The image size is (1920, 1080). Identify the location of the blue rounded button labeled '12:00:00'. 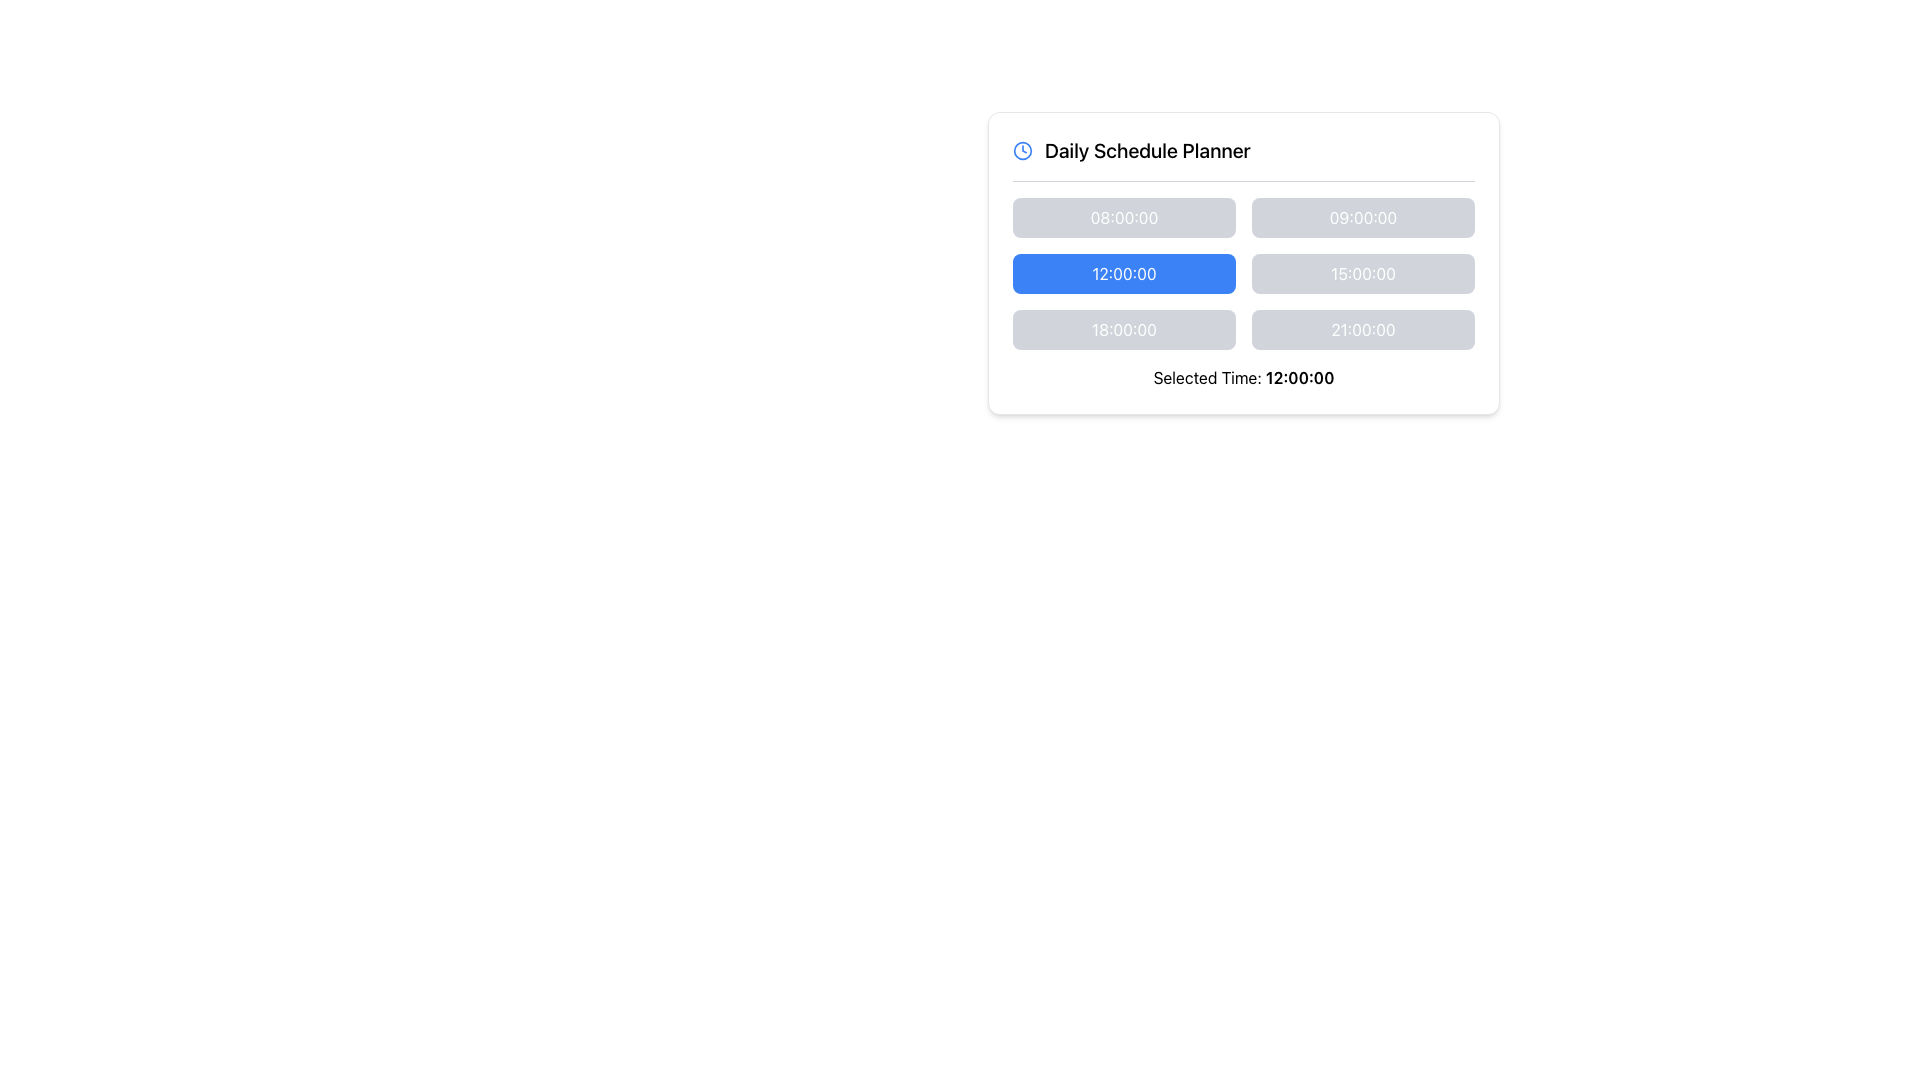
(1124, 273).